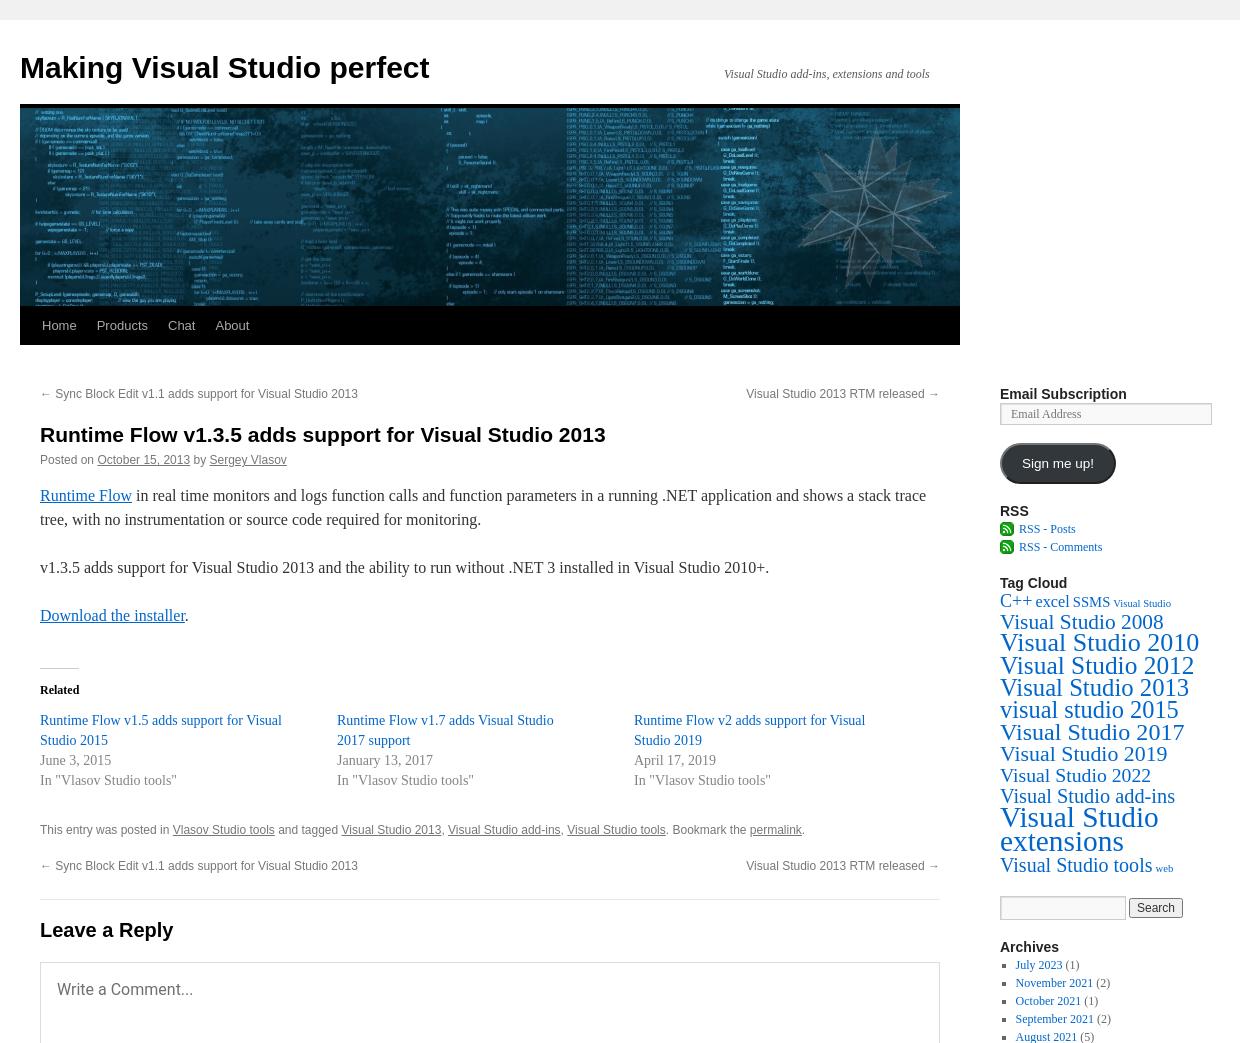 This screenshot has height=1043, width=1240. What do you see at coordinates (748, 830) in the screenshot?
I see `'permalink'` at bounding box center [748, 830].